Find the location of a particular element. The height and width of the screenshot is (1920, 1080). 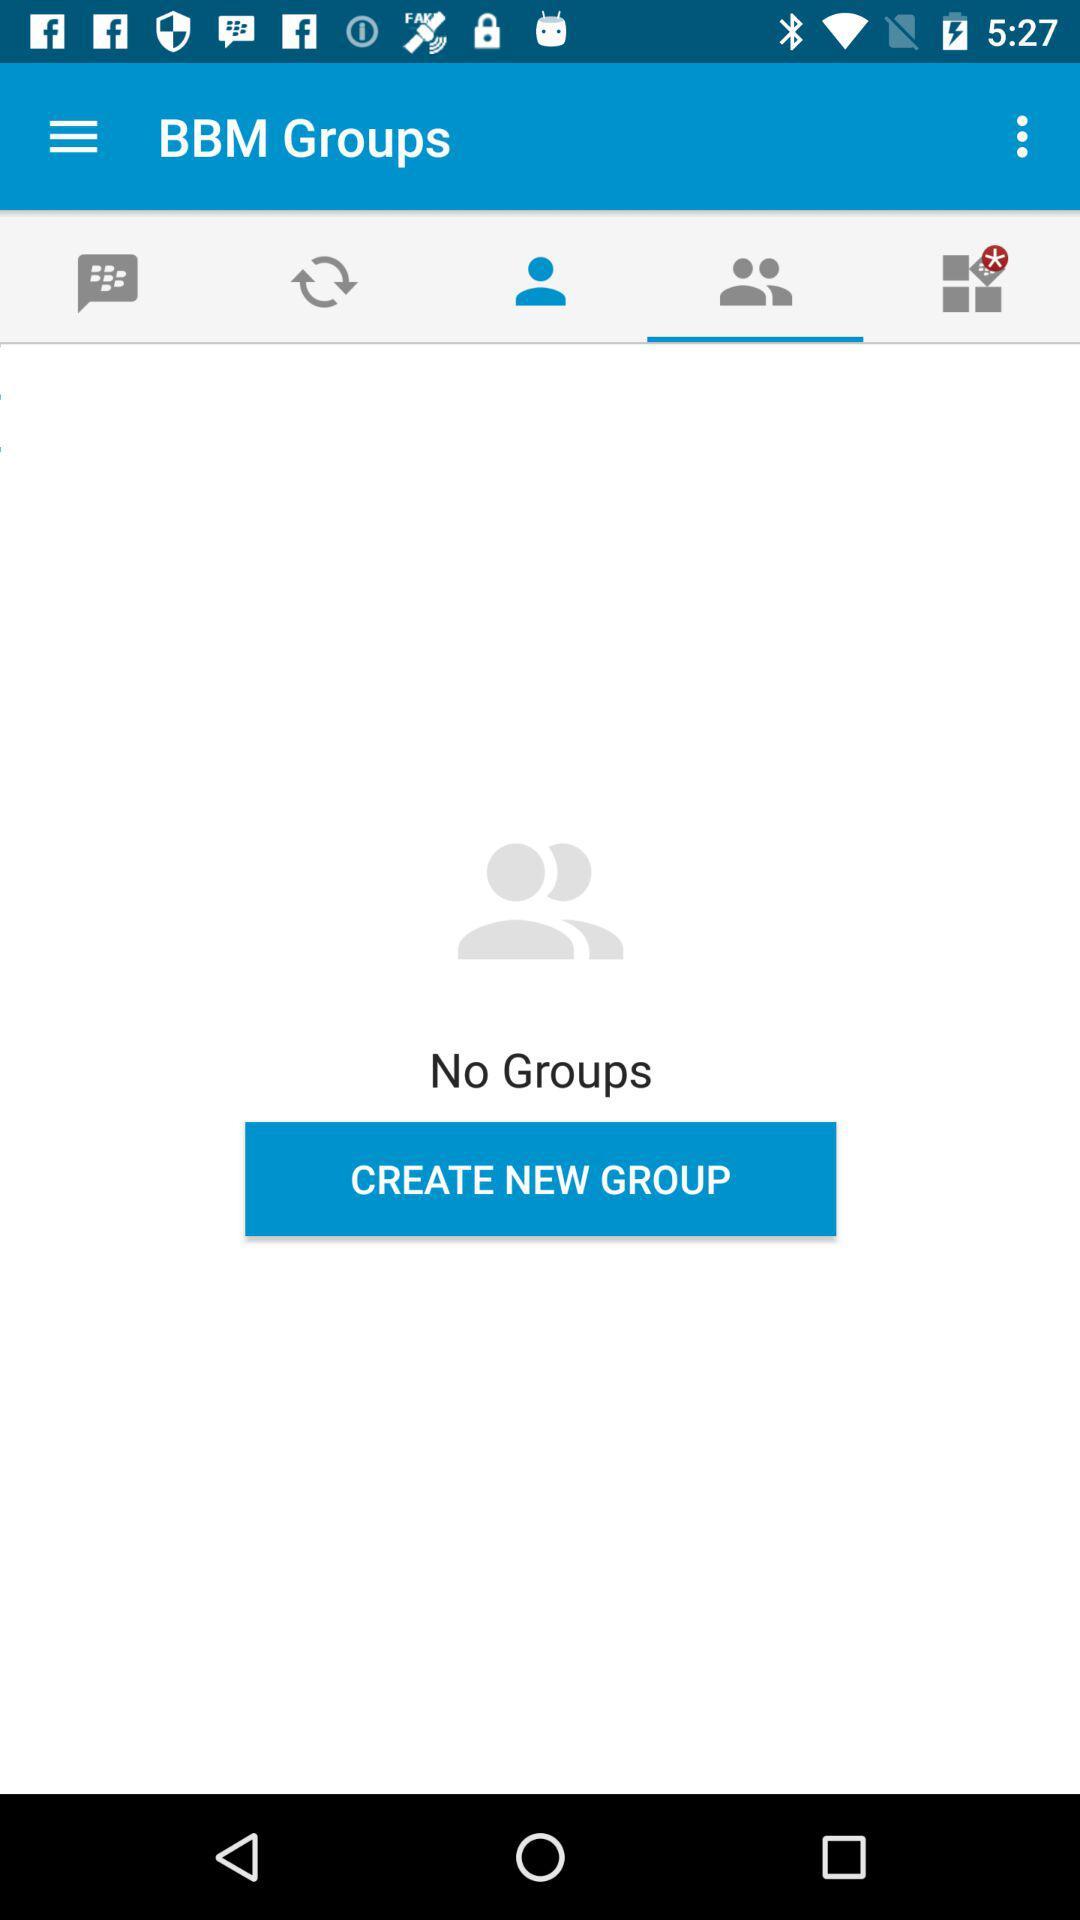

the icon to the left of the bbm groups icon is located at coordinates (72, 135).